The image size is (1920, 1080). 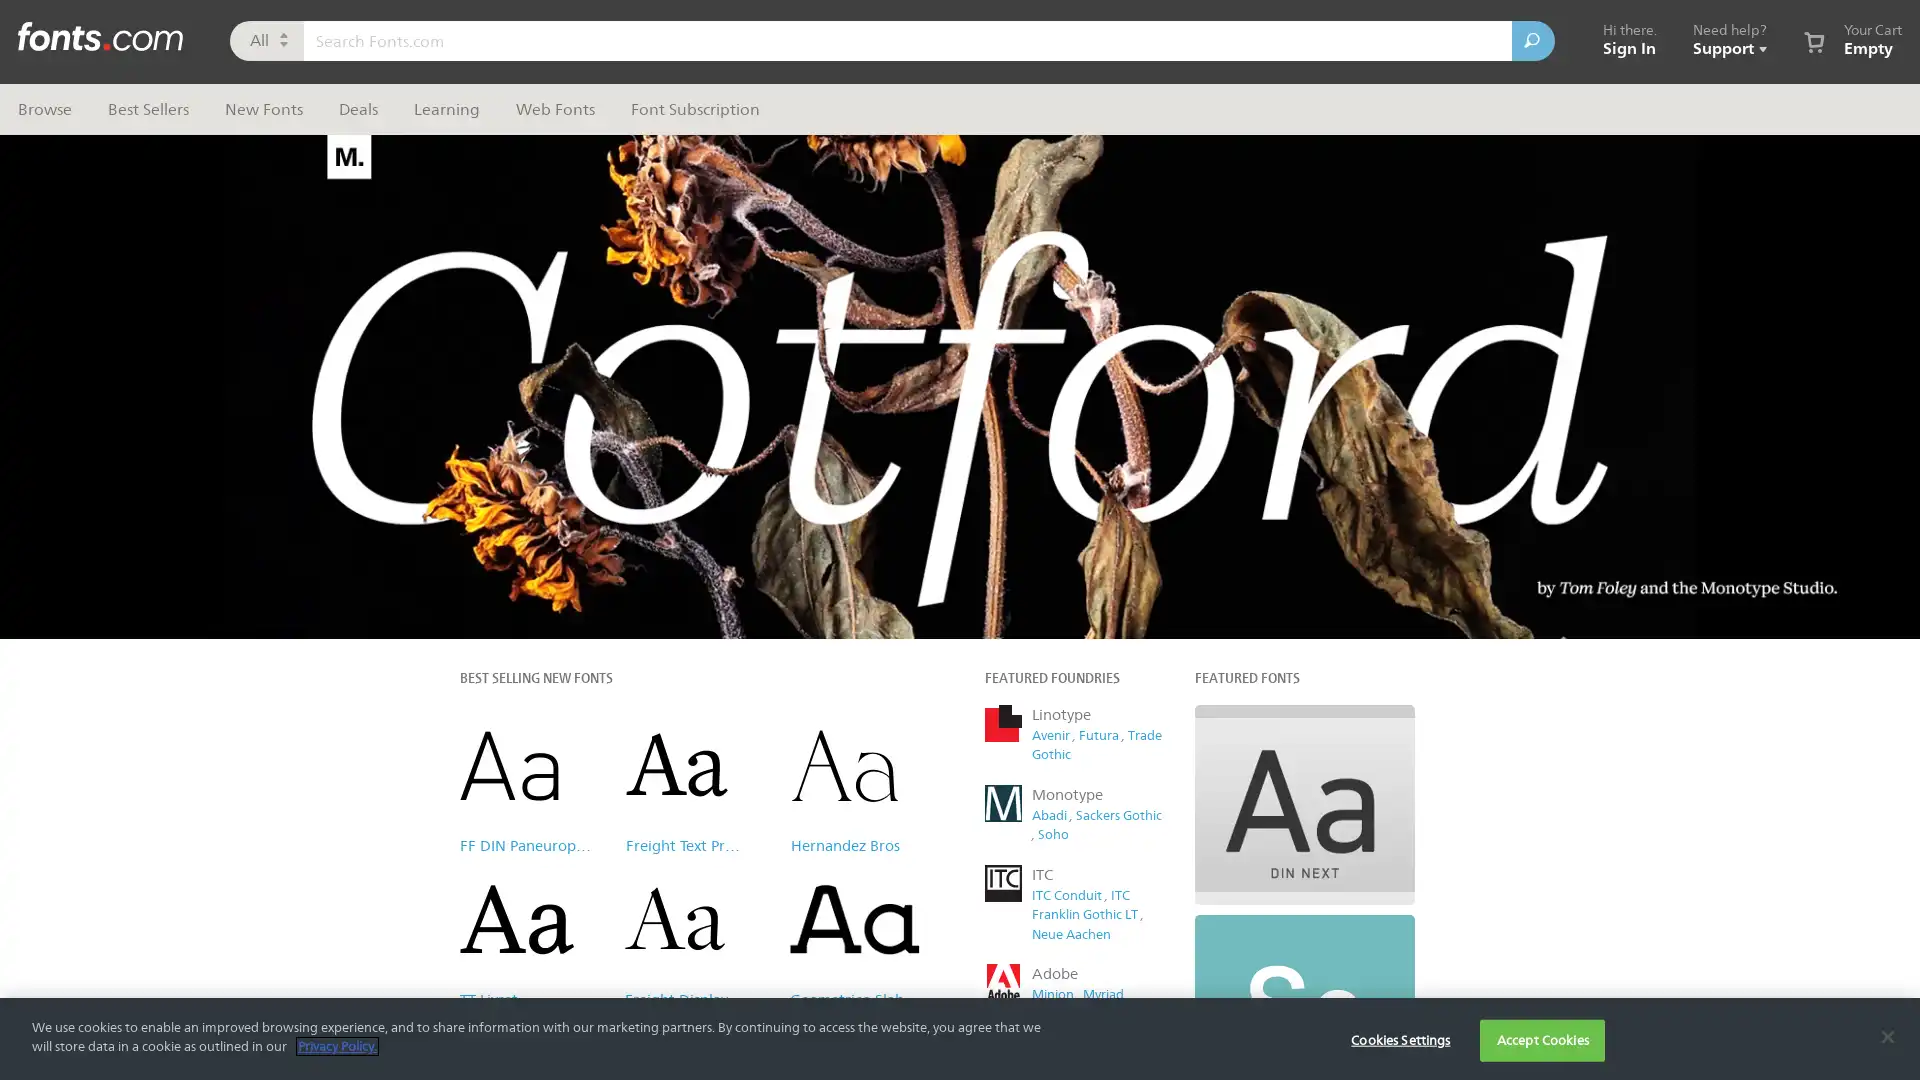 What do you see at coordinates (1886, 1035) in the screenshot?
I see `Close` at bounding box center [1886, 1035].